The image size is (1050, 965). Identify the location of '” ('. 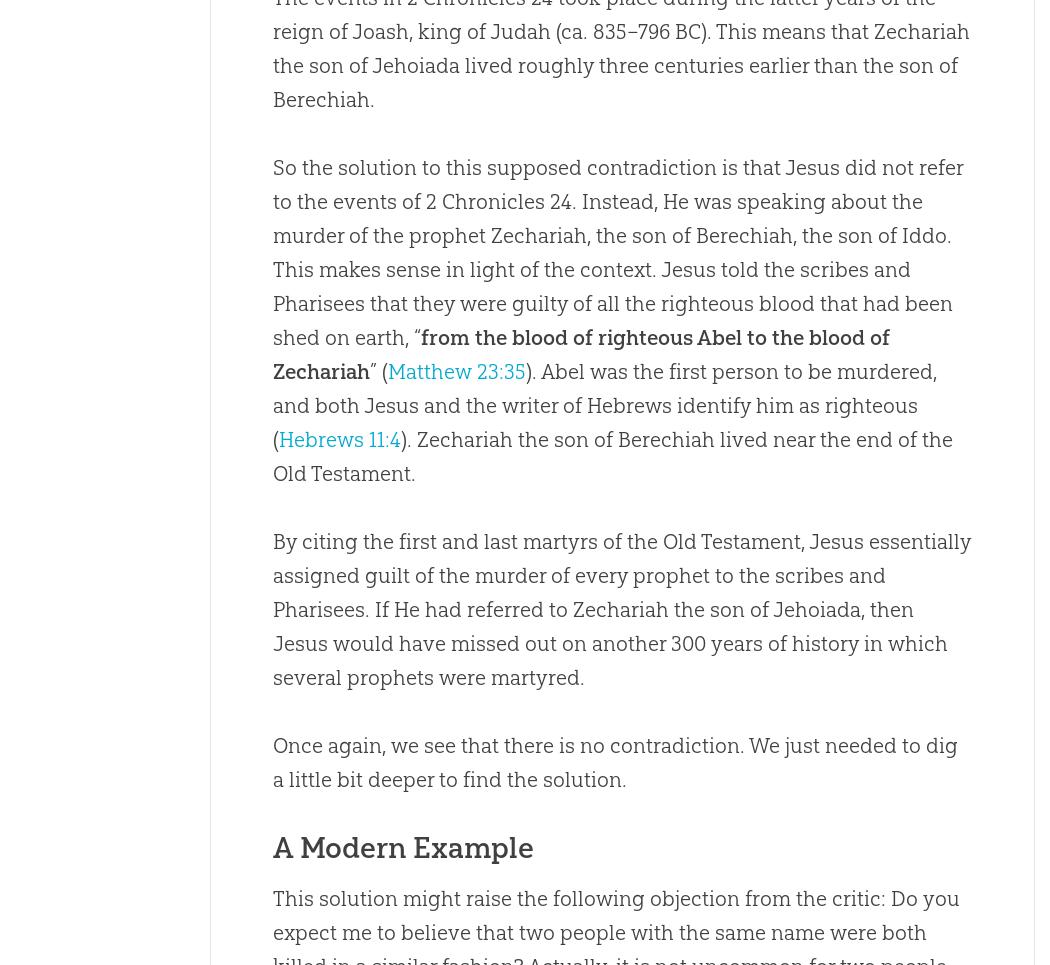
(378, 371).